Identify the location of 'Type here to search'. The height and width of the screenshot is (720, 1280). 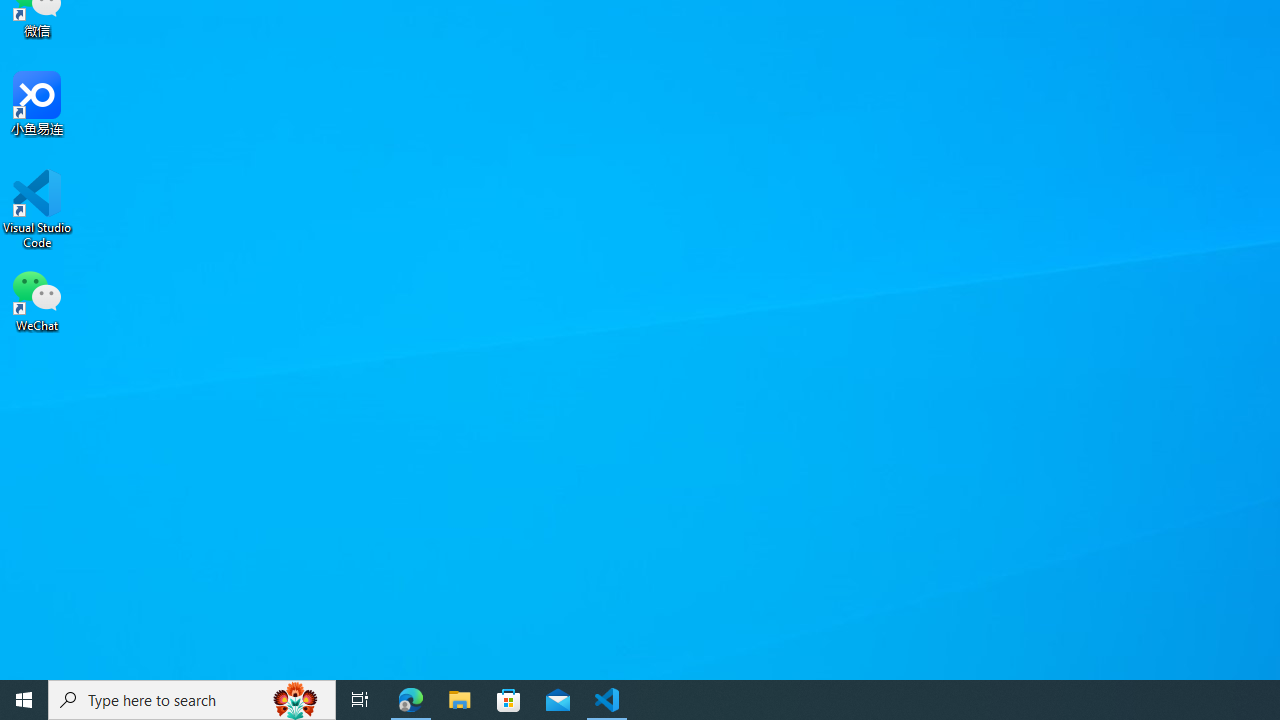
(192, 698).